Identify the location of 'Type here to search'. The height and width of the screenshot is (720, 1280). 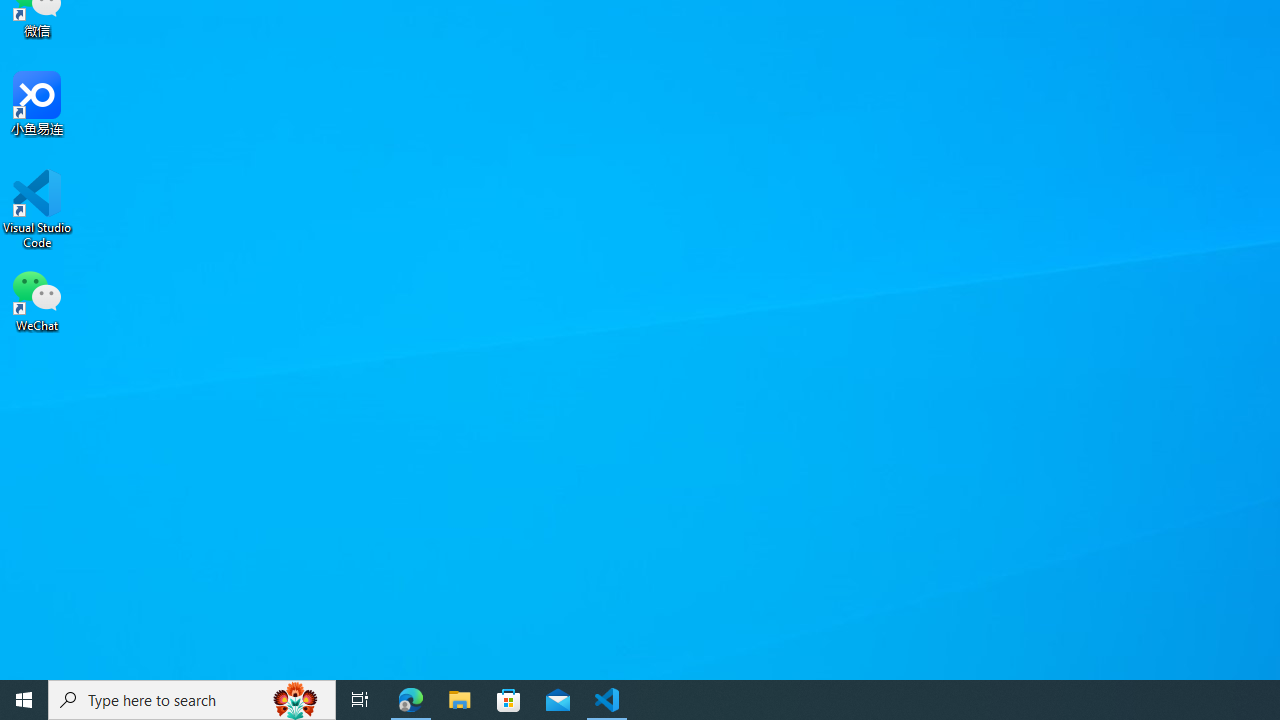
(192, 698).